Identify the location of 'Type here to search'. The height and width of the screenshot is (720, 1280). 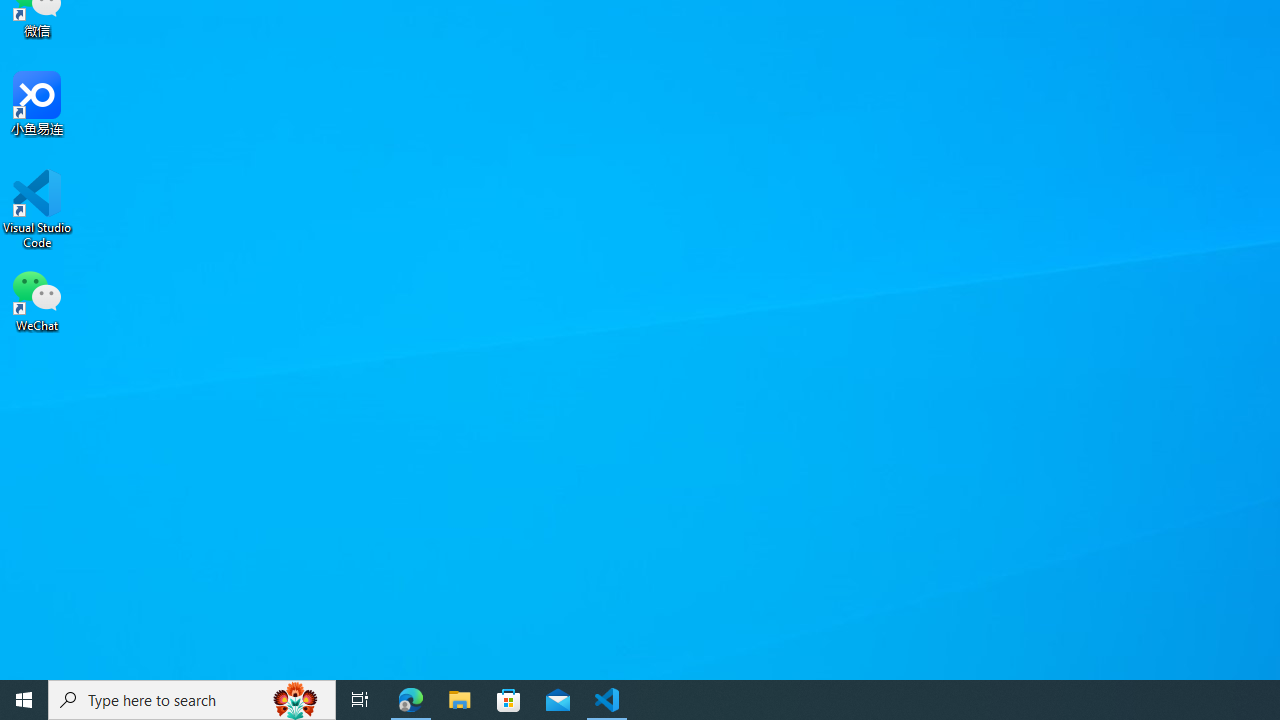
(192, 698).